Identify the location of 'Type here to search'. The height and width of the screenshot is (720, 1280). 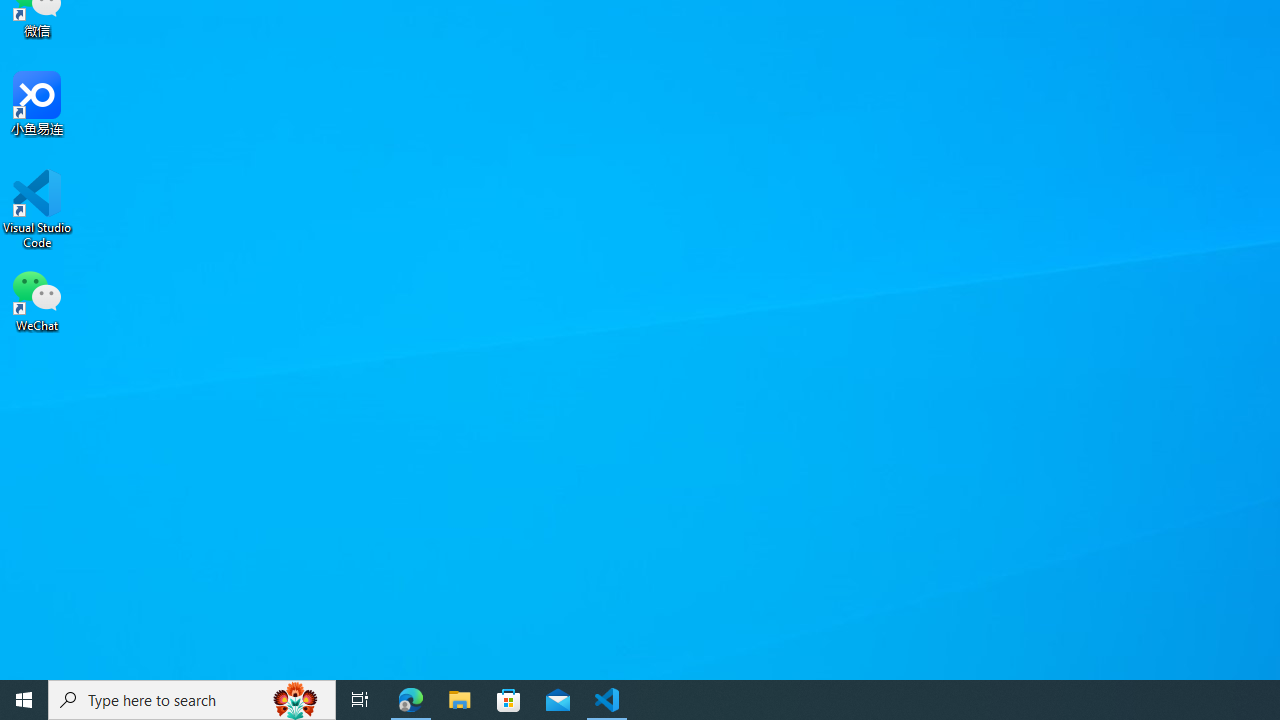
(192, 698).